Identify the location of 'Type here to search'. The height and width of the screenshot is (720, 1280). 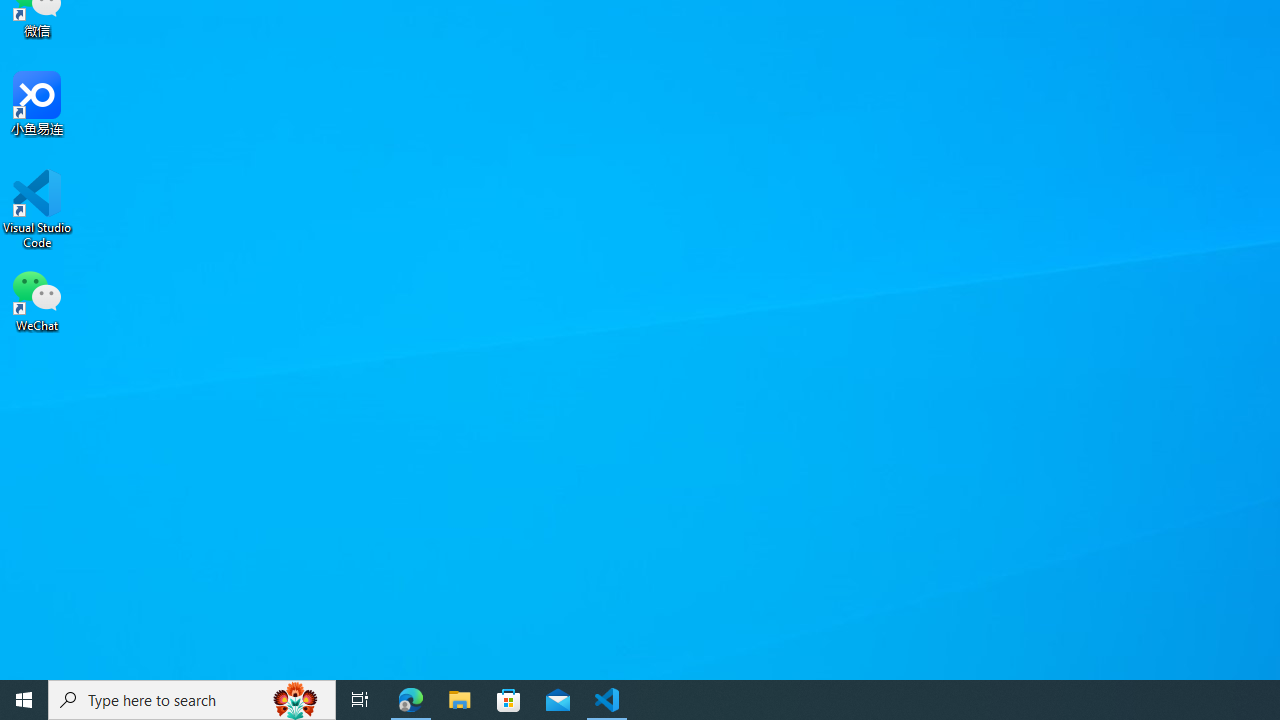
(192, 698).